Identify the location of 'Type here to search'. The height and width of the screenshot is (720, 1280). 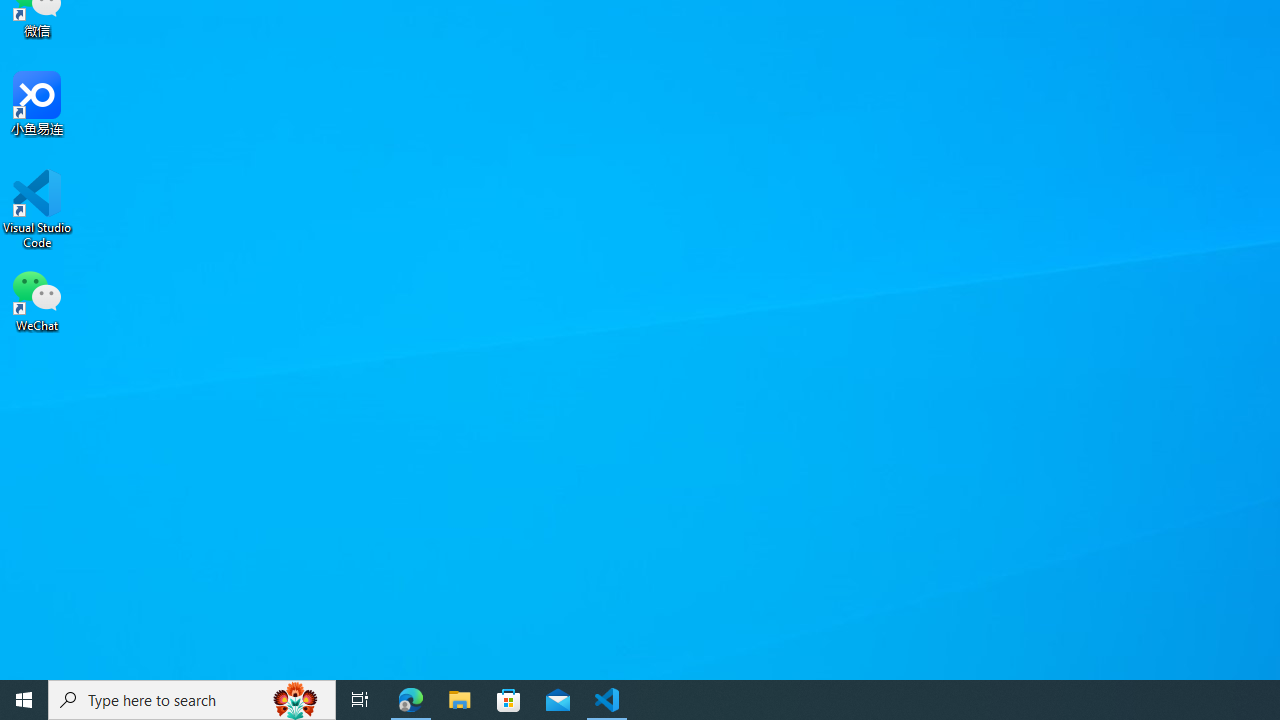
(192, 698).